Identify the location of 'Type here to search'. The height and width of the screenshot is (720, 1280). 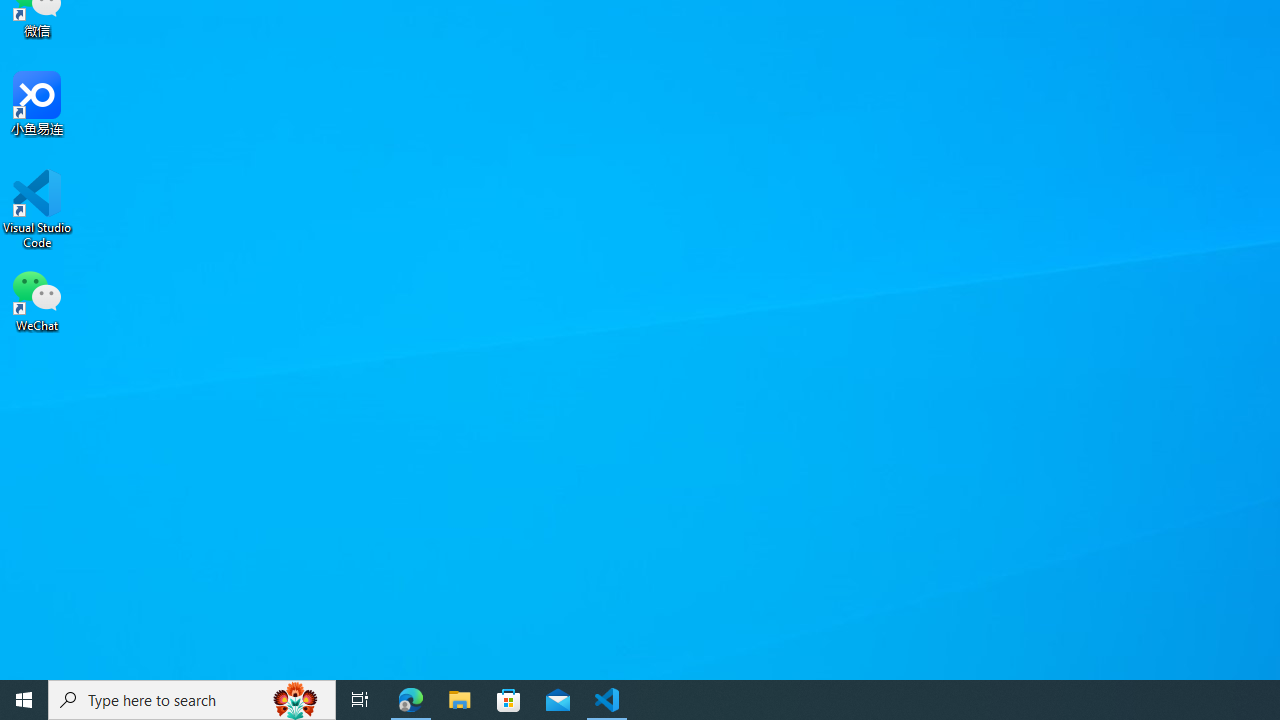
(192, 698).